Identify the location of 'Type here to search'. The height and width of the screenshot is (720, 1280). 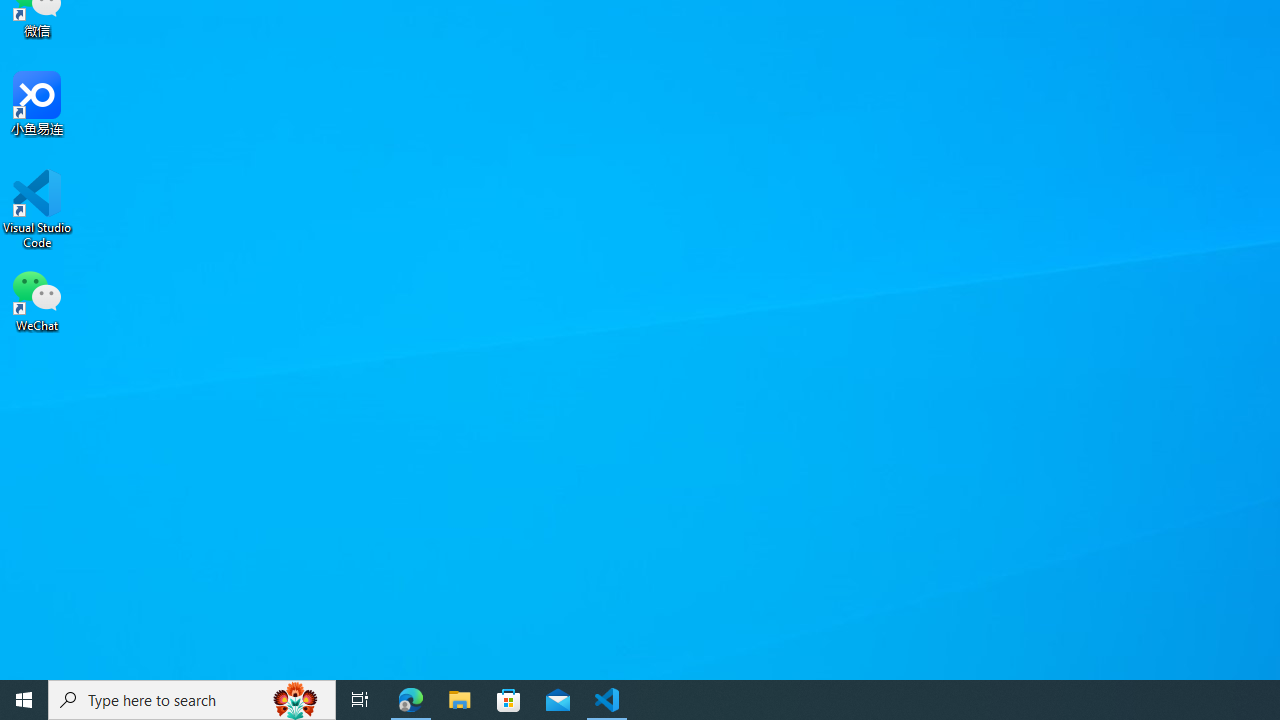
(192, 698).